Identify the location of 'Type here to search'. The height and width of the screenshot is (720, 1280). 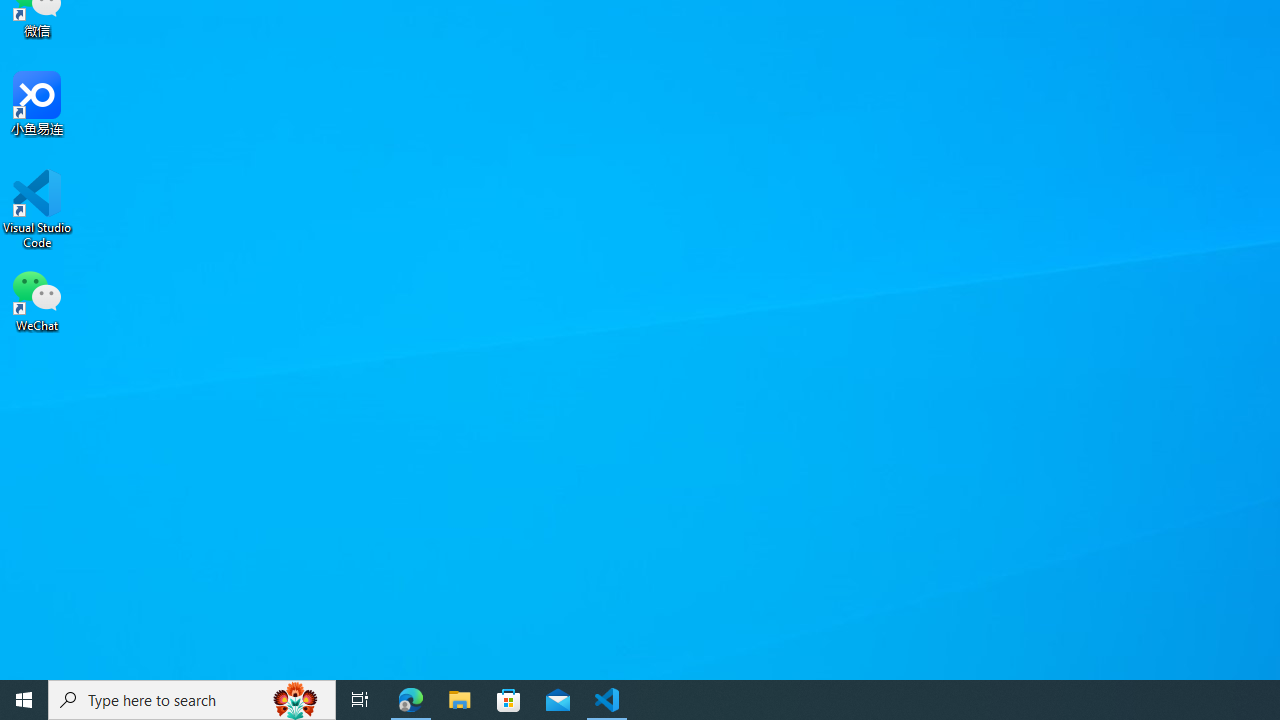
(192, 698).